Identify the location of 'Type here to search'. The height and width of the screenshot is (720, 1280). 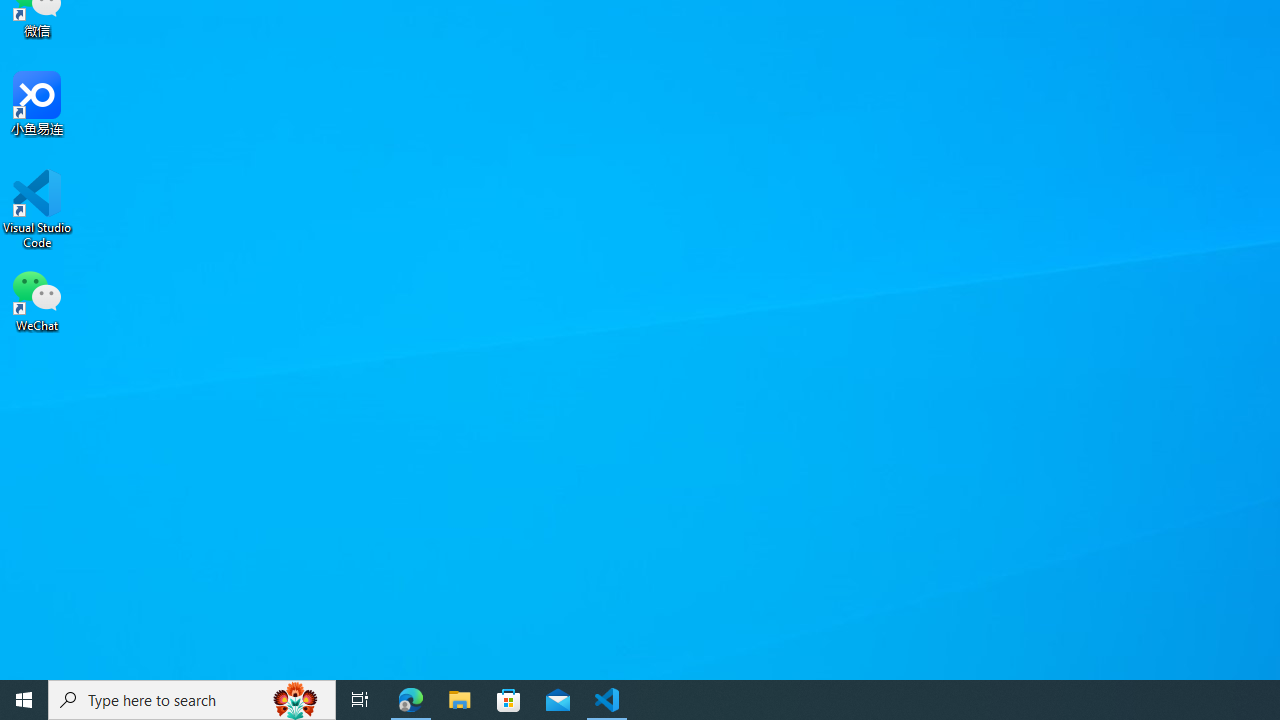
(192, 698).